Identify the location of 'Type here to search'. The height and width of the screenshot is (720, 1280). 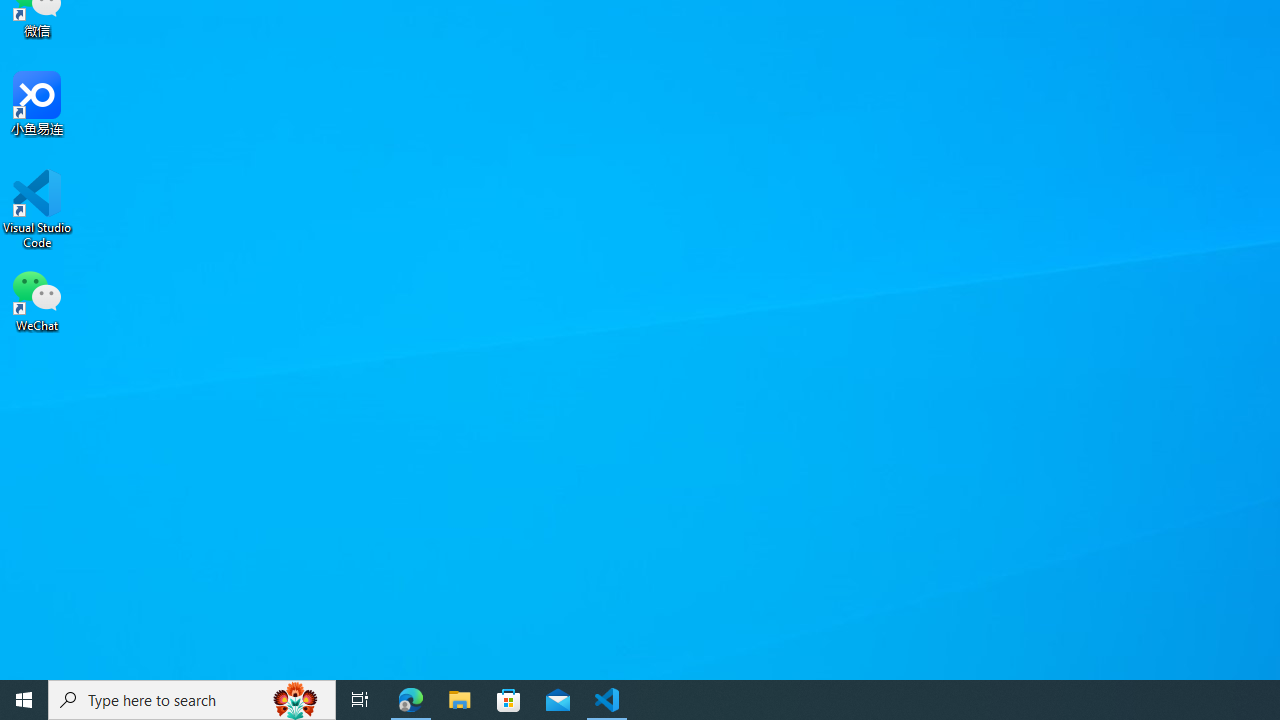
(192, 698).